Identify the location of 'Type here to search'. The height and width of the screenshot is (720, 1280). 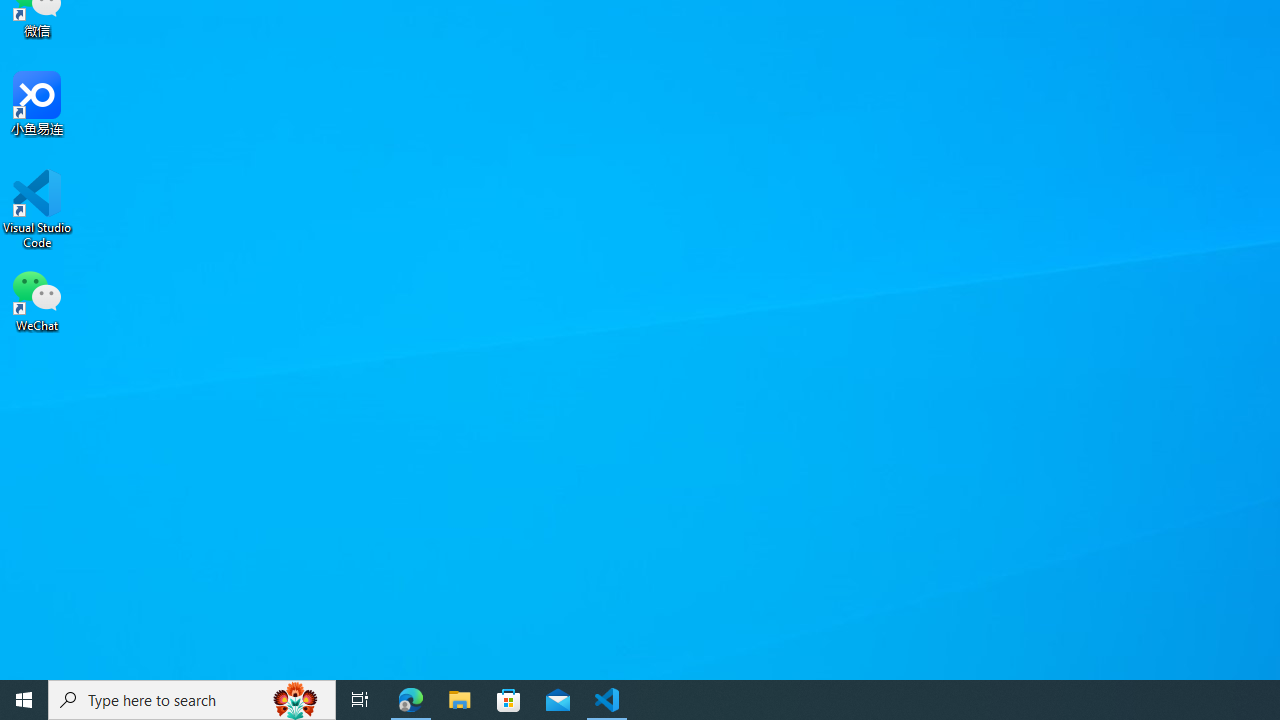
(192, 698).